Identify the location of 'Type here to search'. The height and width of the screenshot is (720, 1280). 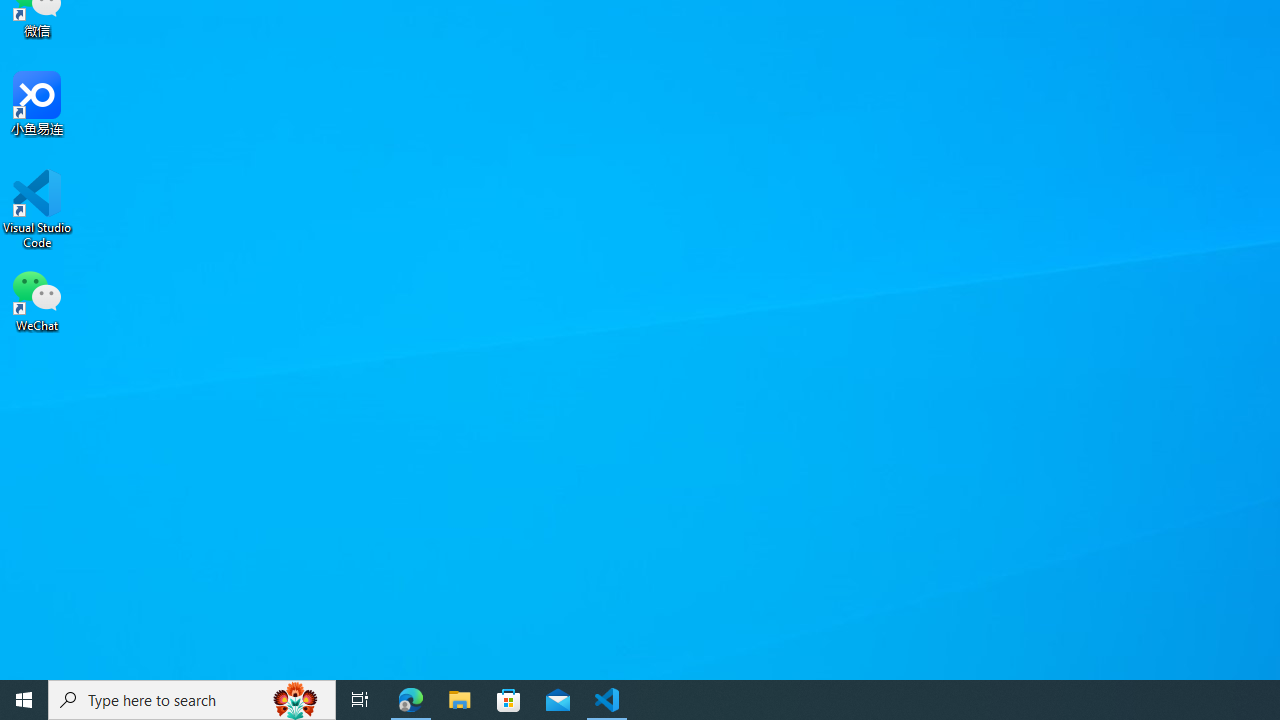
(192, 698).